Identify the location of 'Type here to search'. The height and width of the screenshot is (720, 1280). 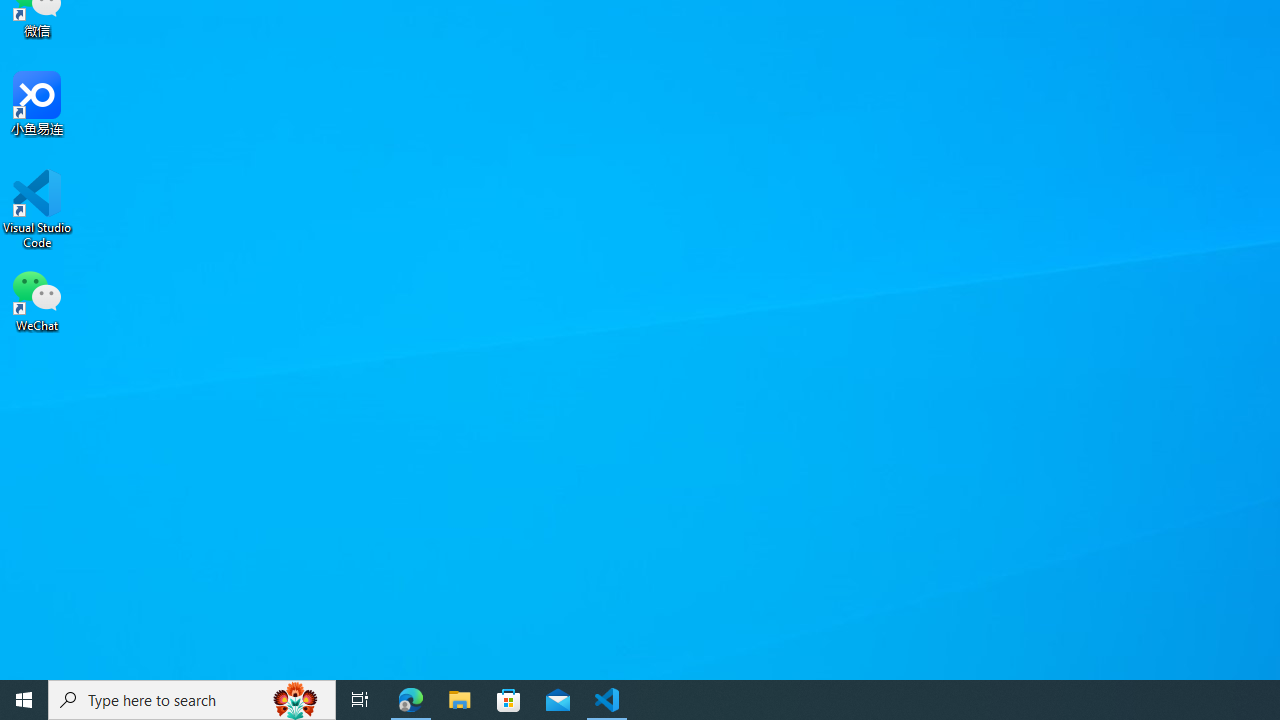
(192, 698).